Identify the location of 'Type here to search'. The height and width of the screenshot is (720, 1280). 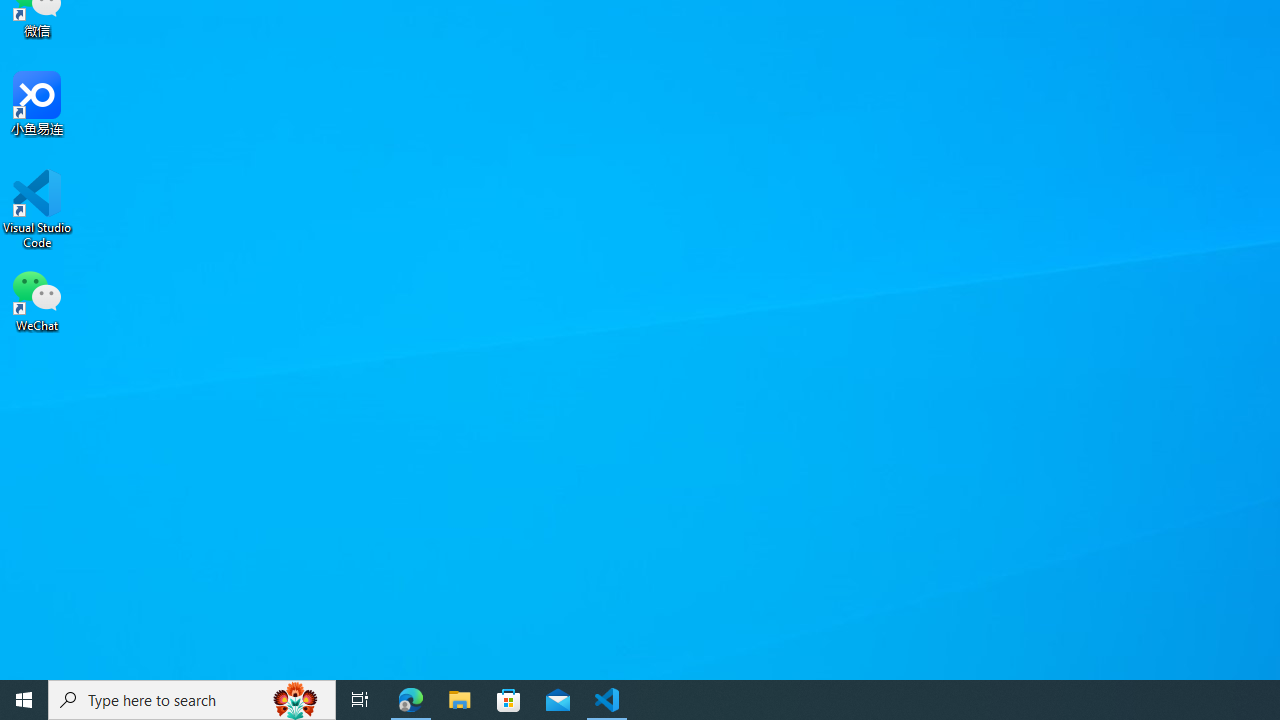
(192, 698).